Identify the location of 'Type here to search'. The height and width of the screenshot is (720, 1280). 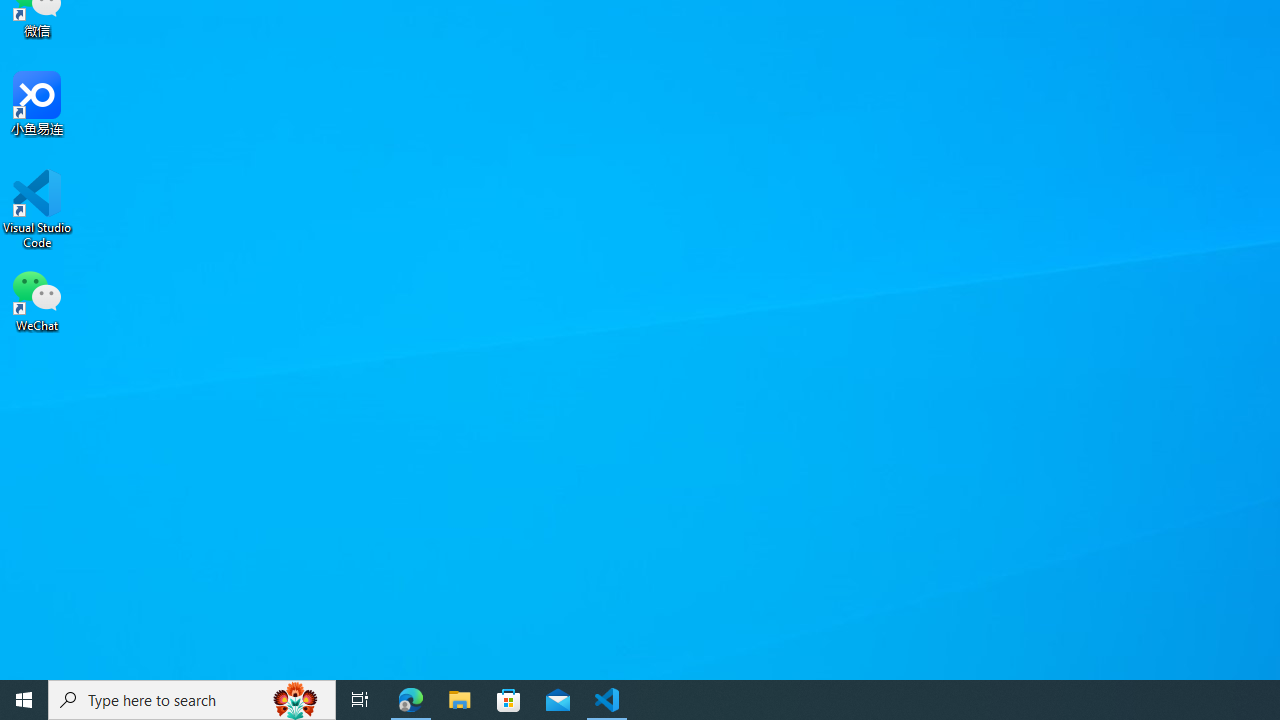
(192, 698).